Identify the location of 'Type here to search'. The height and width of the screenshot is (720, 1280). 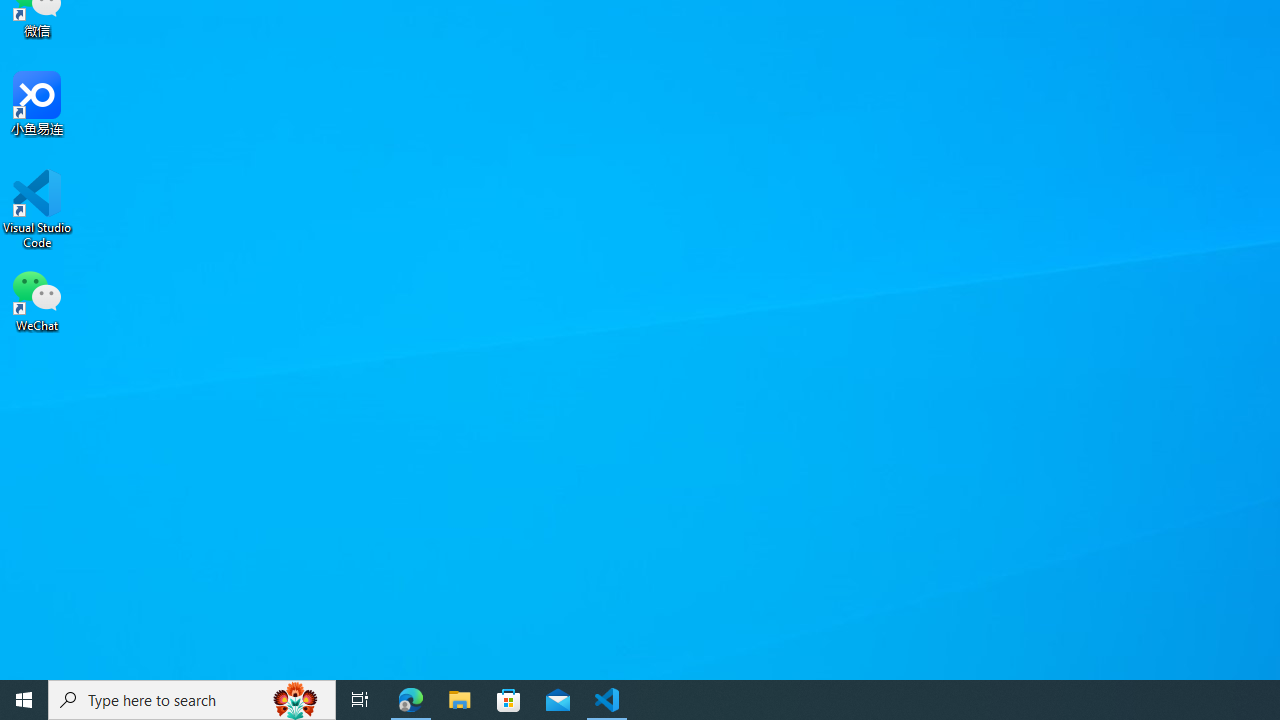
(192, 698).